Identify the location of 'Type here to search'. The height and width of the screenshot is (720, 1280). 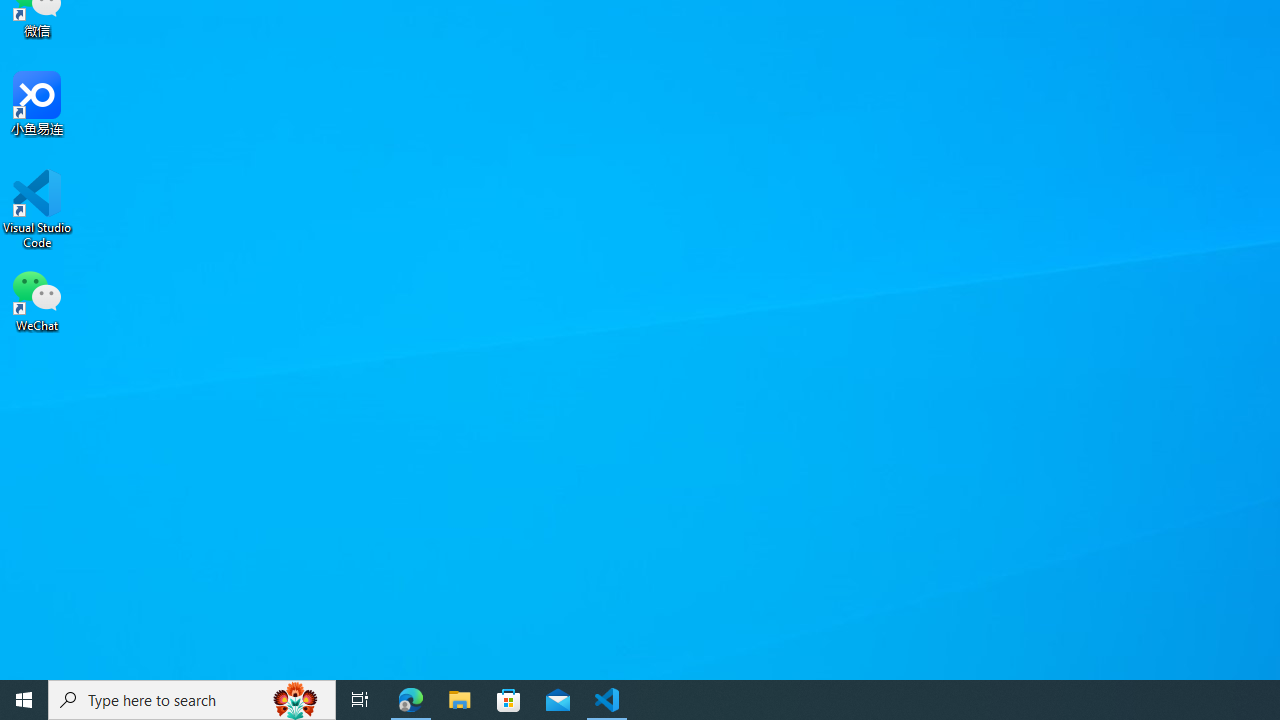
(192, 698).